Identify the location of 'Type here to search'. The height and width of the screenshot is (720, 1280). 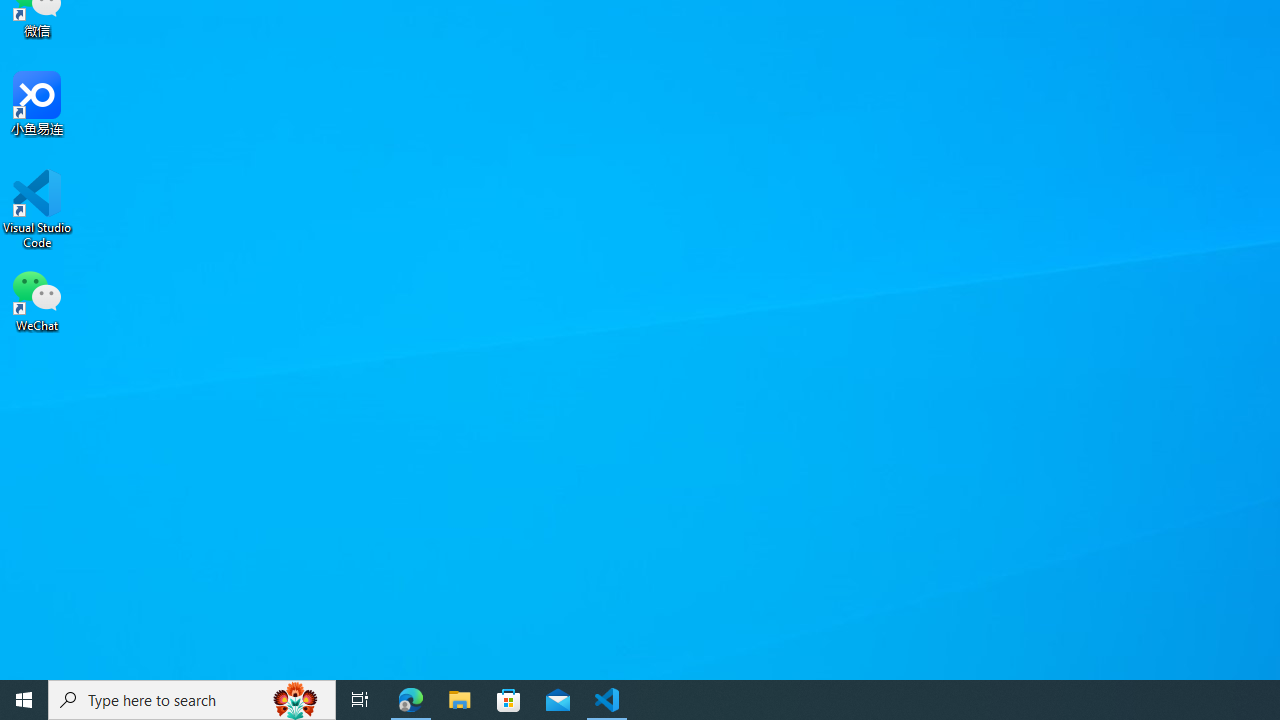
(192, 698).